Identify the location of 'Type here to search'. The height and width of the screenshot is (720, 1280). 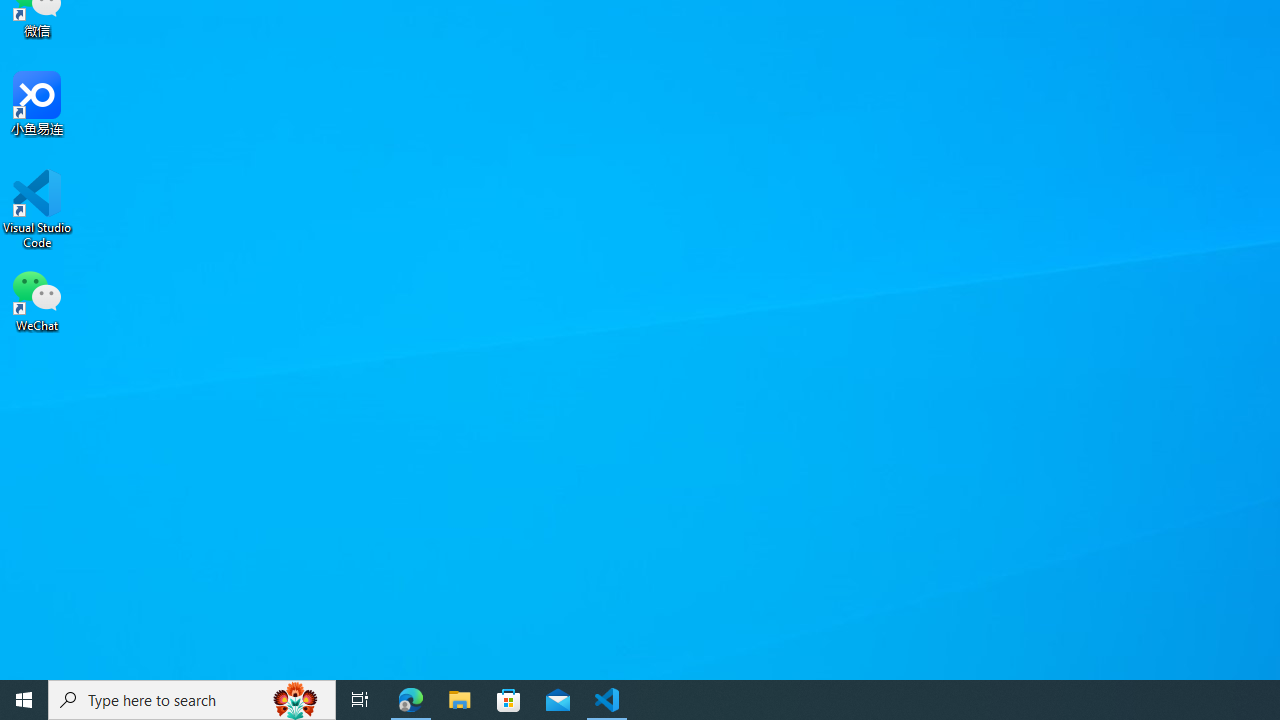
(192, 698).